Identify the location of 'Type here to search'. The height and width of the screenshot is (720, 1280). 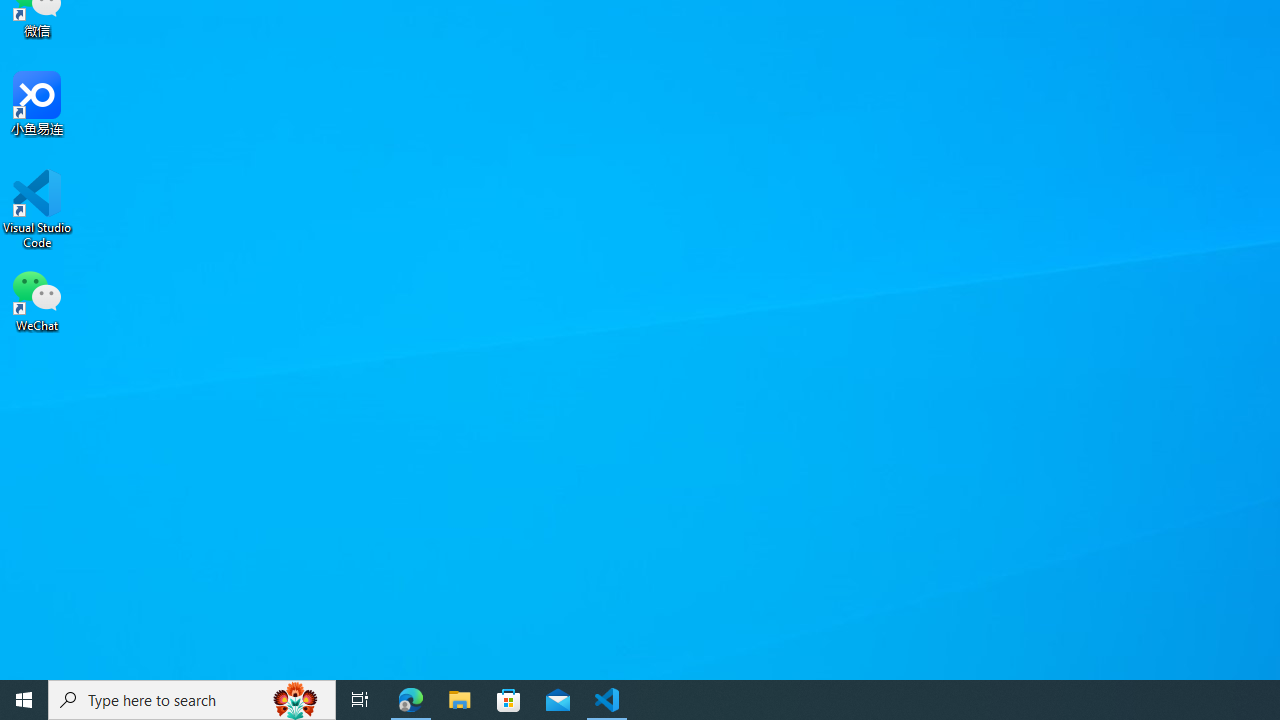
(192, 698).